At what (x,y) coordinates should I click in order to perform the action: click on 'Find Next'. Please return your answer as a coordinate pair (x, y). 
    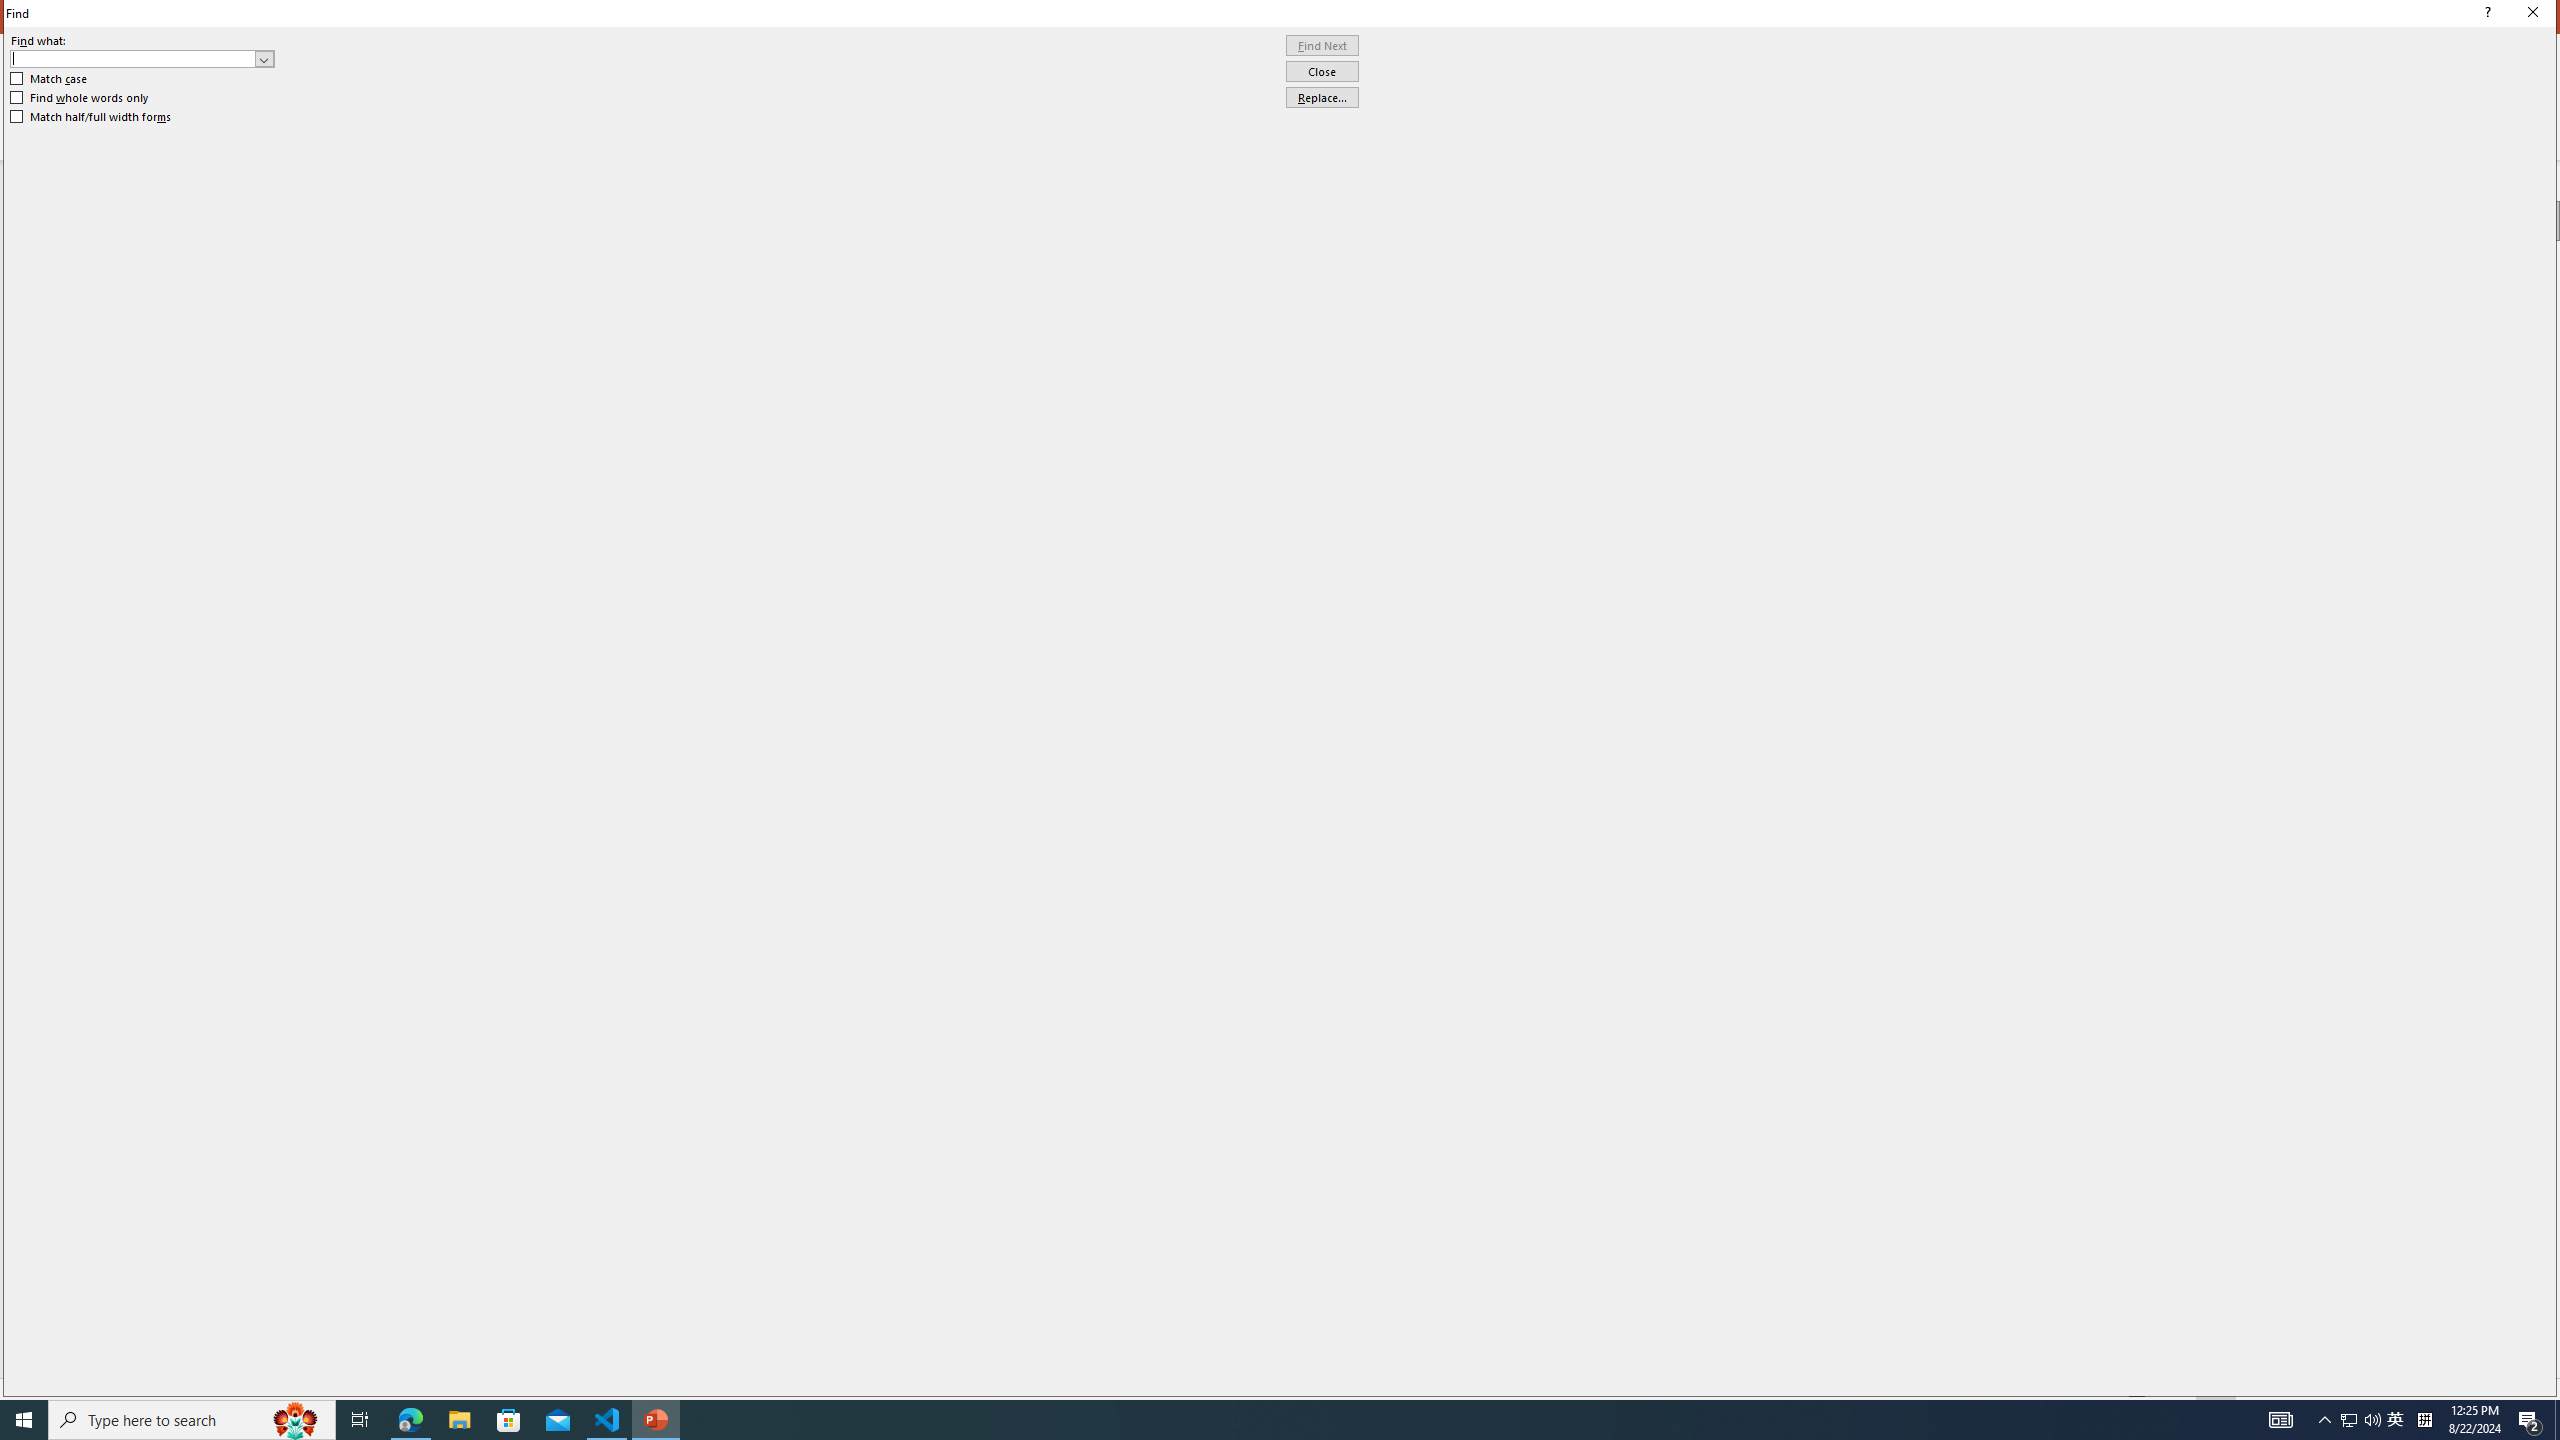
    Looking at the image, I should click on (1321, 45).